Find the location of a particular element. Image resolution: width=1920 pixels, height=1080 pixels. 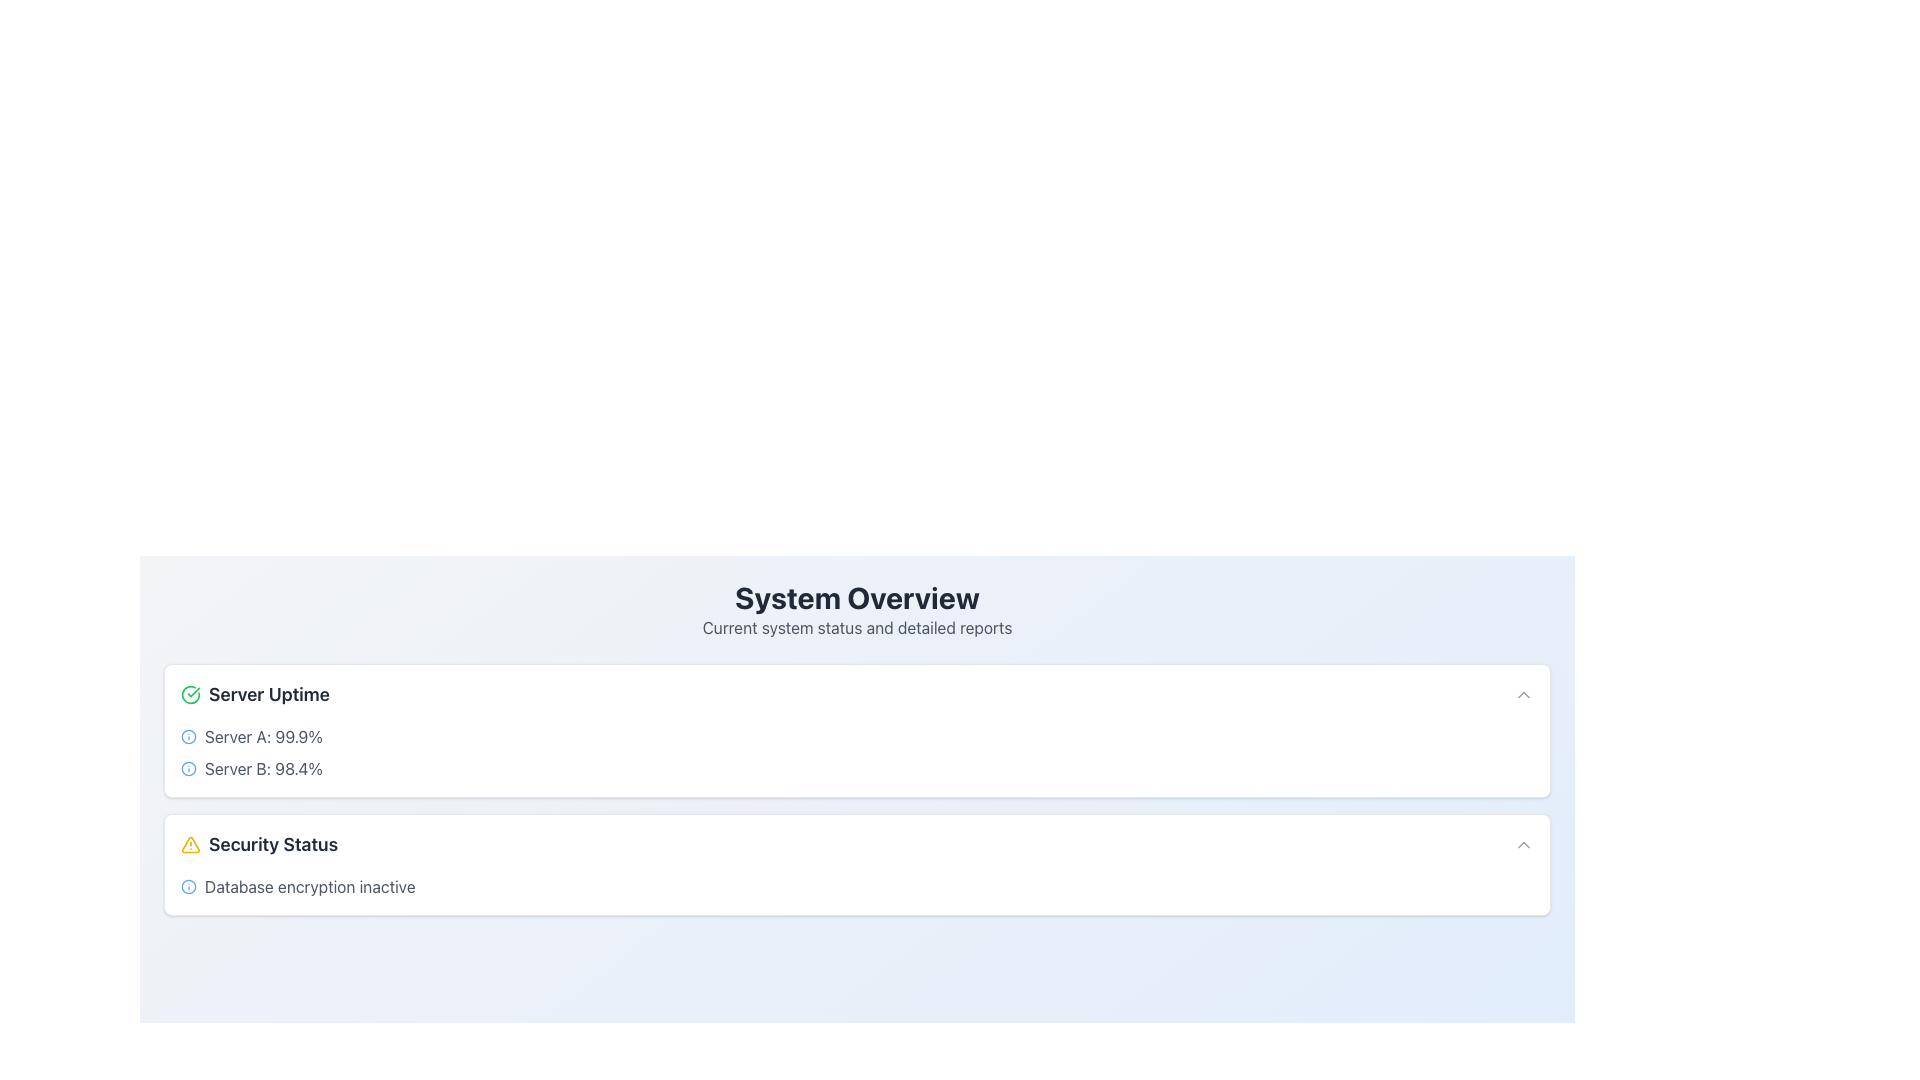

the 'Security Status' label with the alert triangle icon, which is styled prominently in a bold and dark font, located beneath the 'Server Uptime' section is located at coordinates (258, 844).